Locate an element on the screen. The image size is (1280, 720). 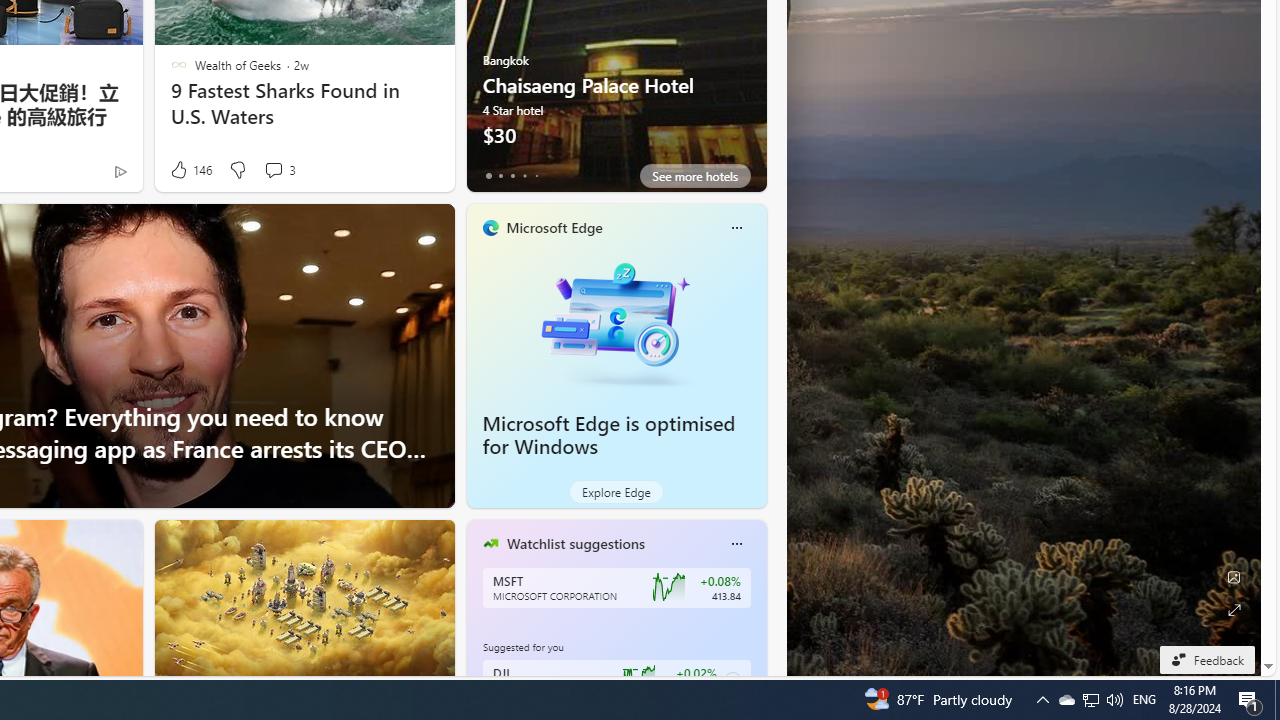
'Edit Background' is located at coordinates (1232, 577).